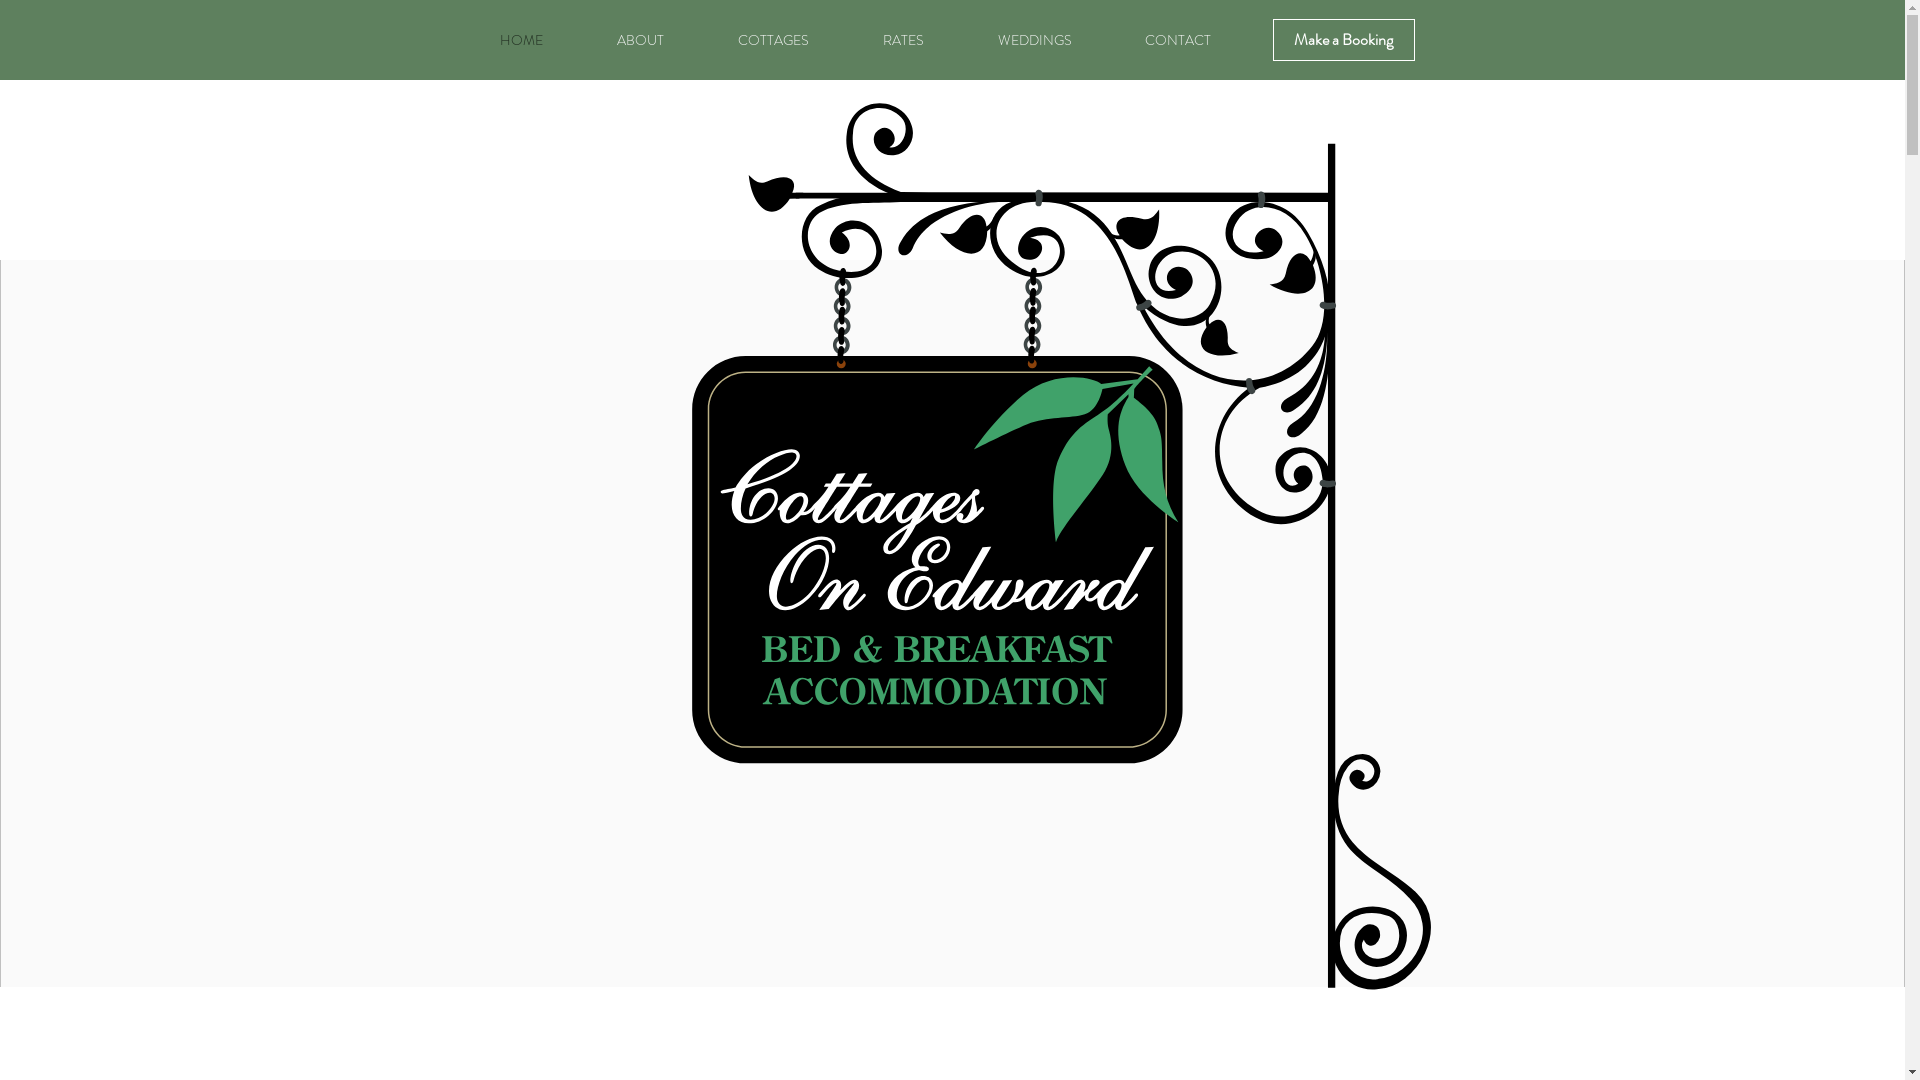 The height and width of the screenshot is (1080, 1920). Describe the element at coordinates (640, 39) in the screenshot. I see `'ABOUT'` at that location.